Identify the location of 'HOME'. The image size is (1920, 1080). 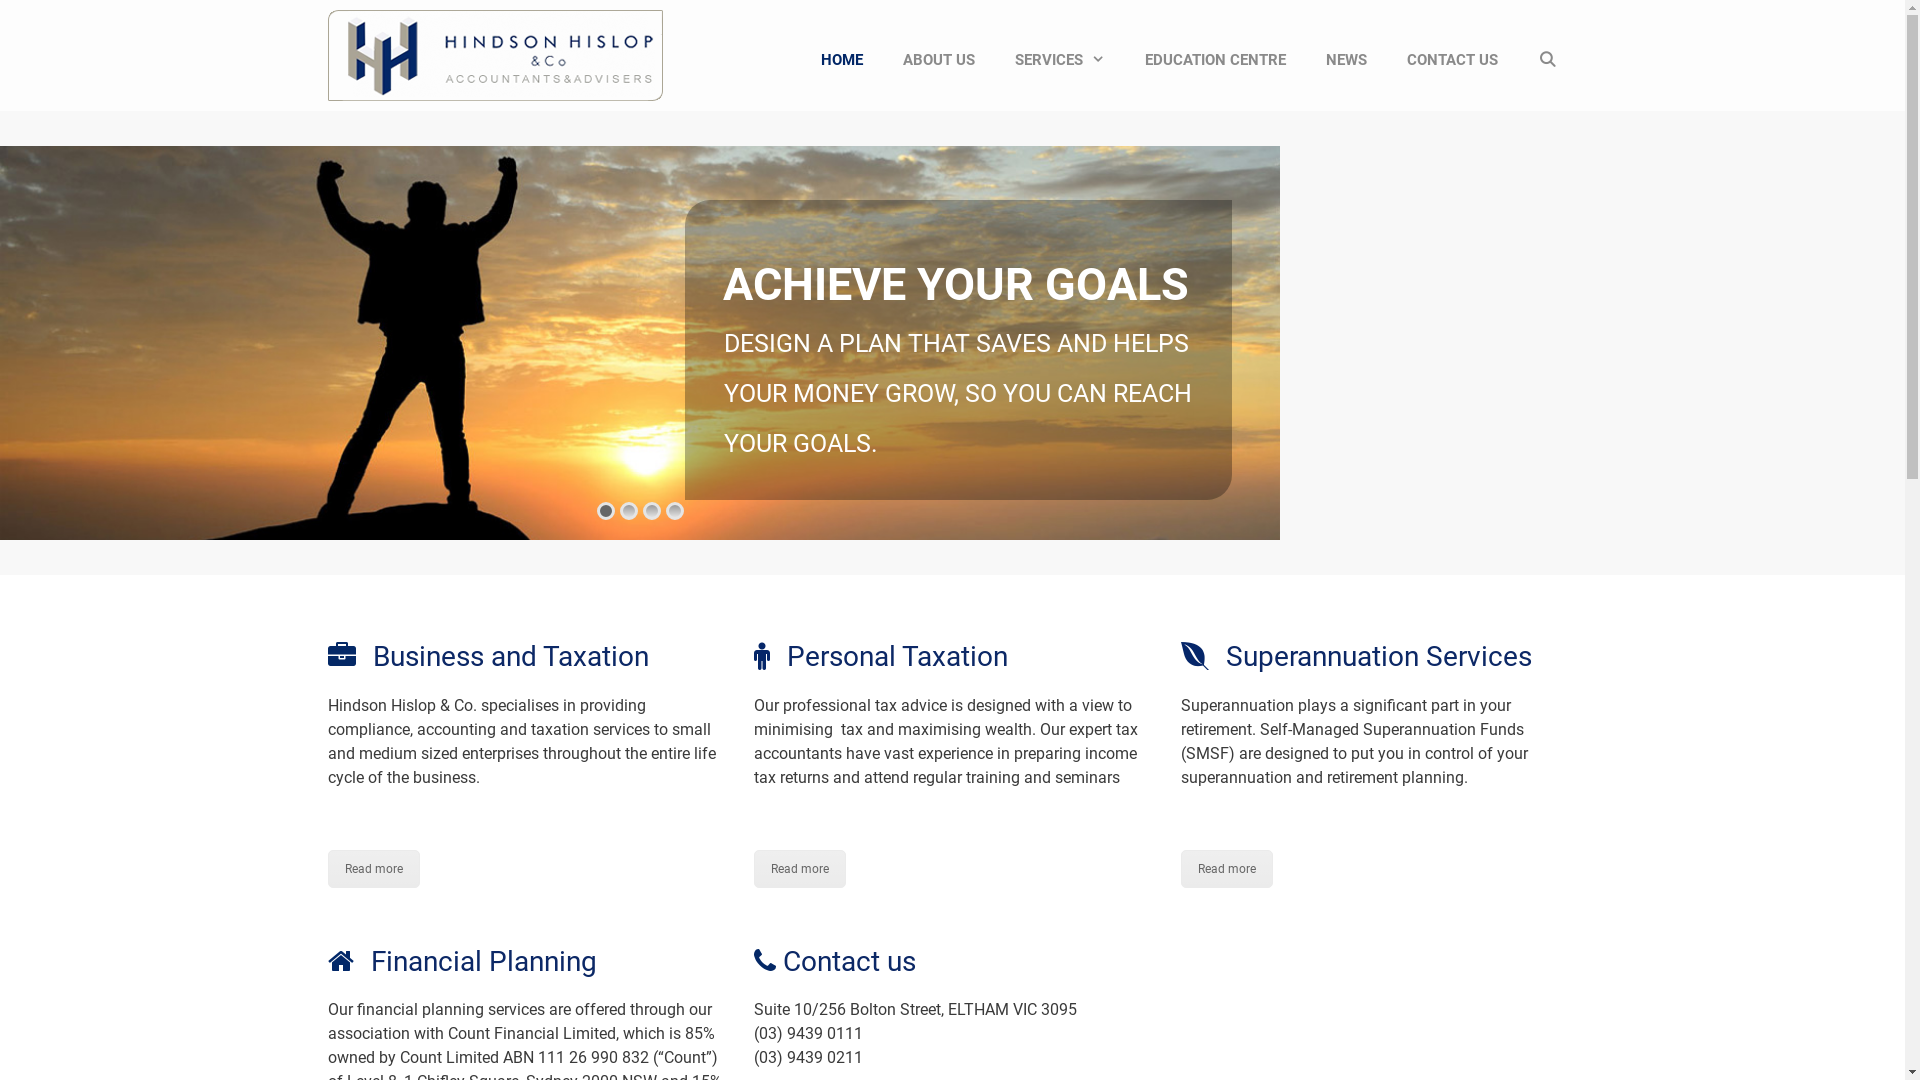
(841, 59).